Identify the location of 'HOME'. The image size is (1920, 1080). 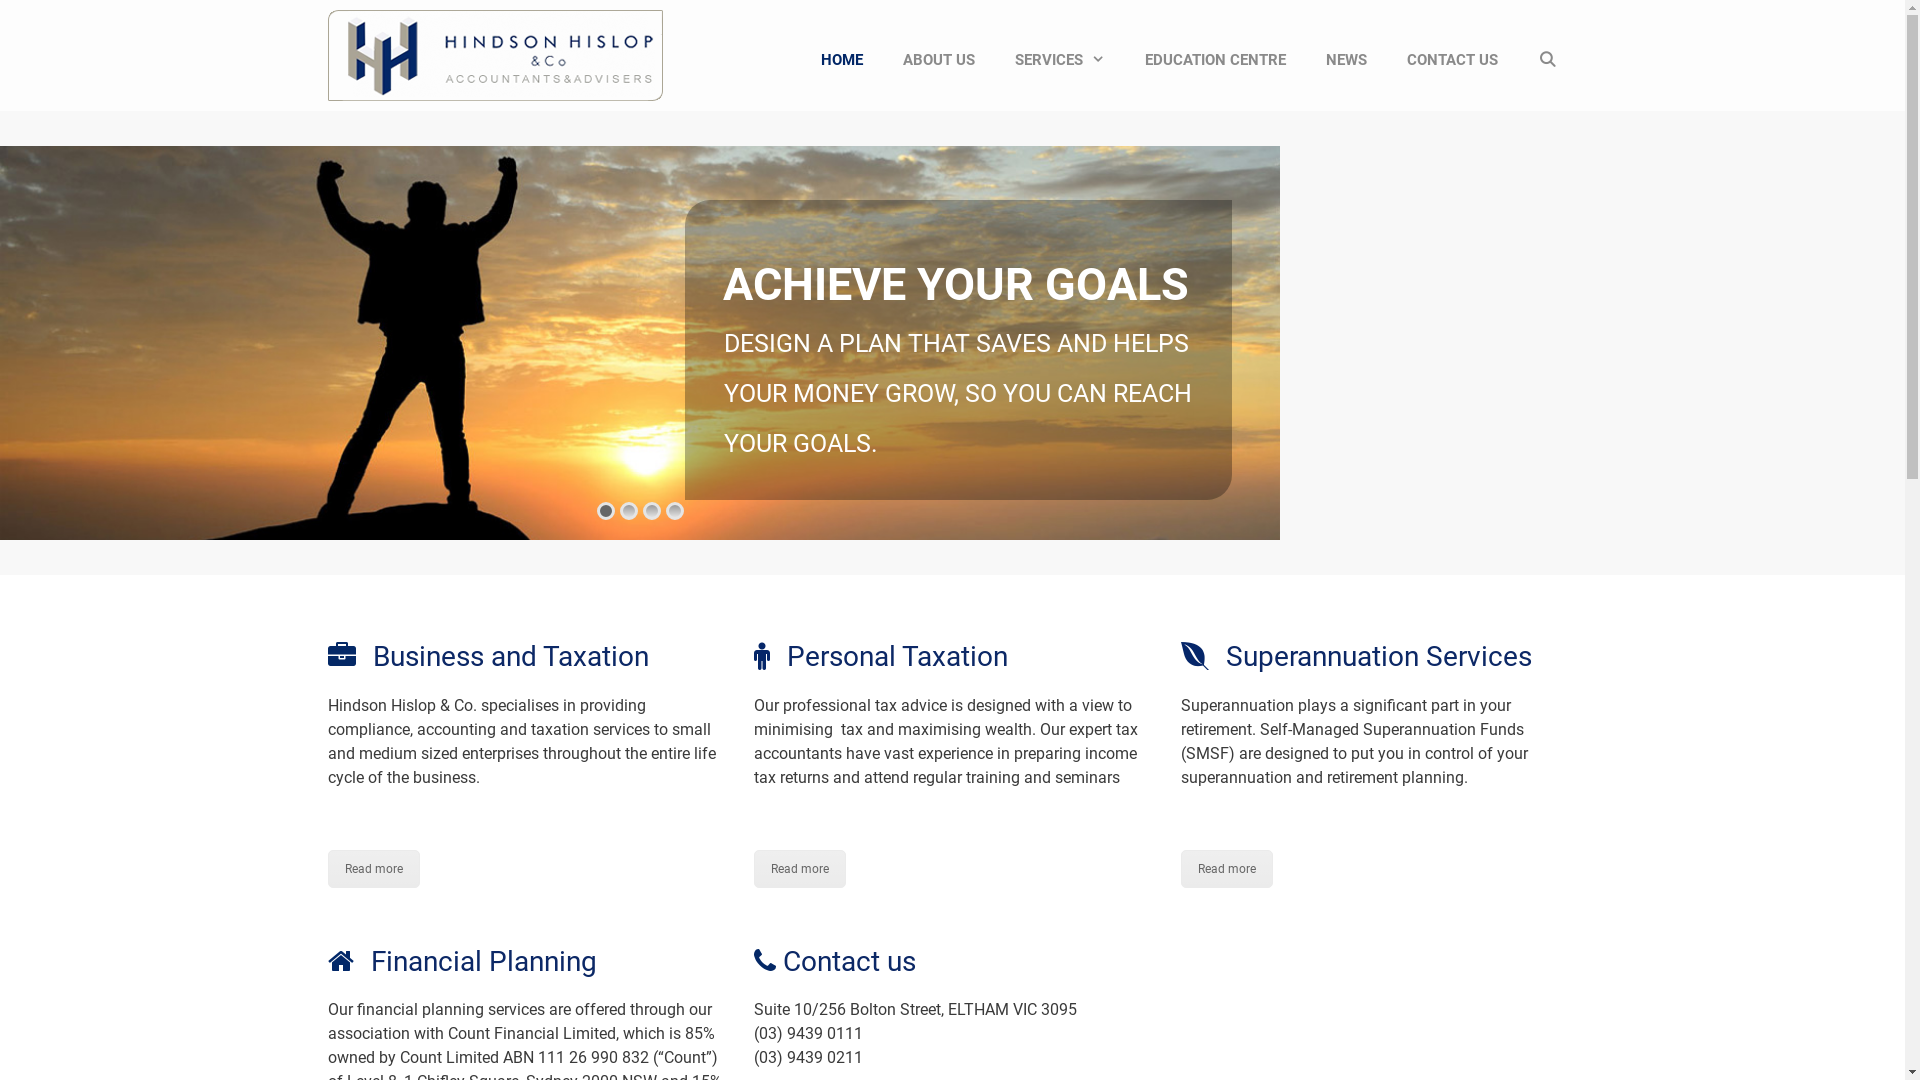
(841, 59).